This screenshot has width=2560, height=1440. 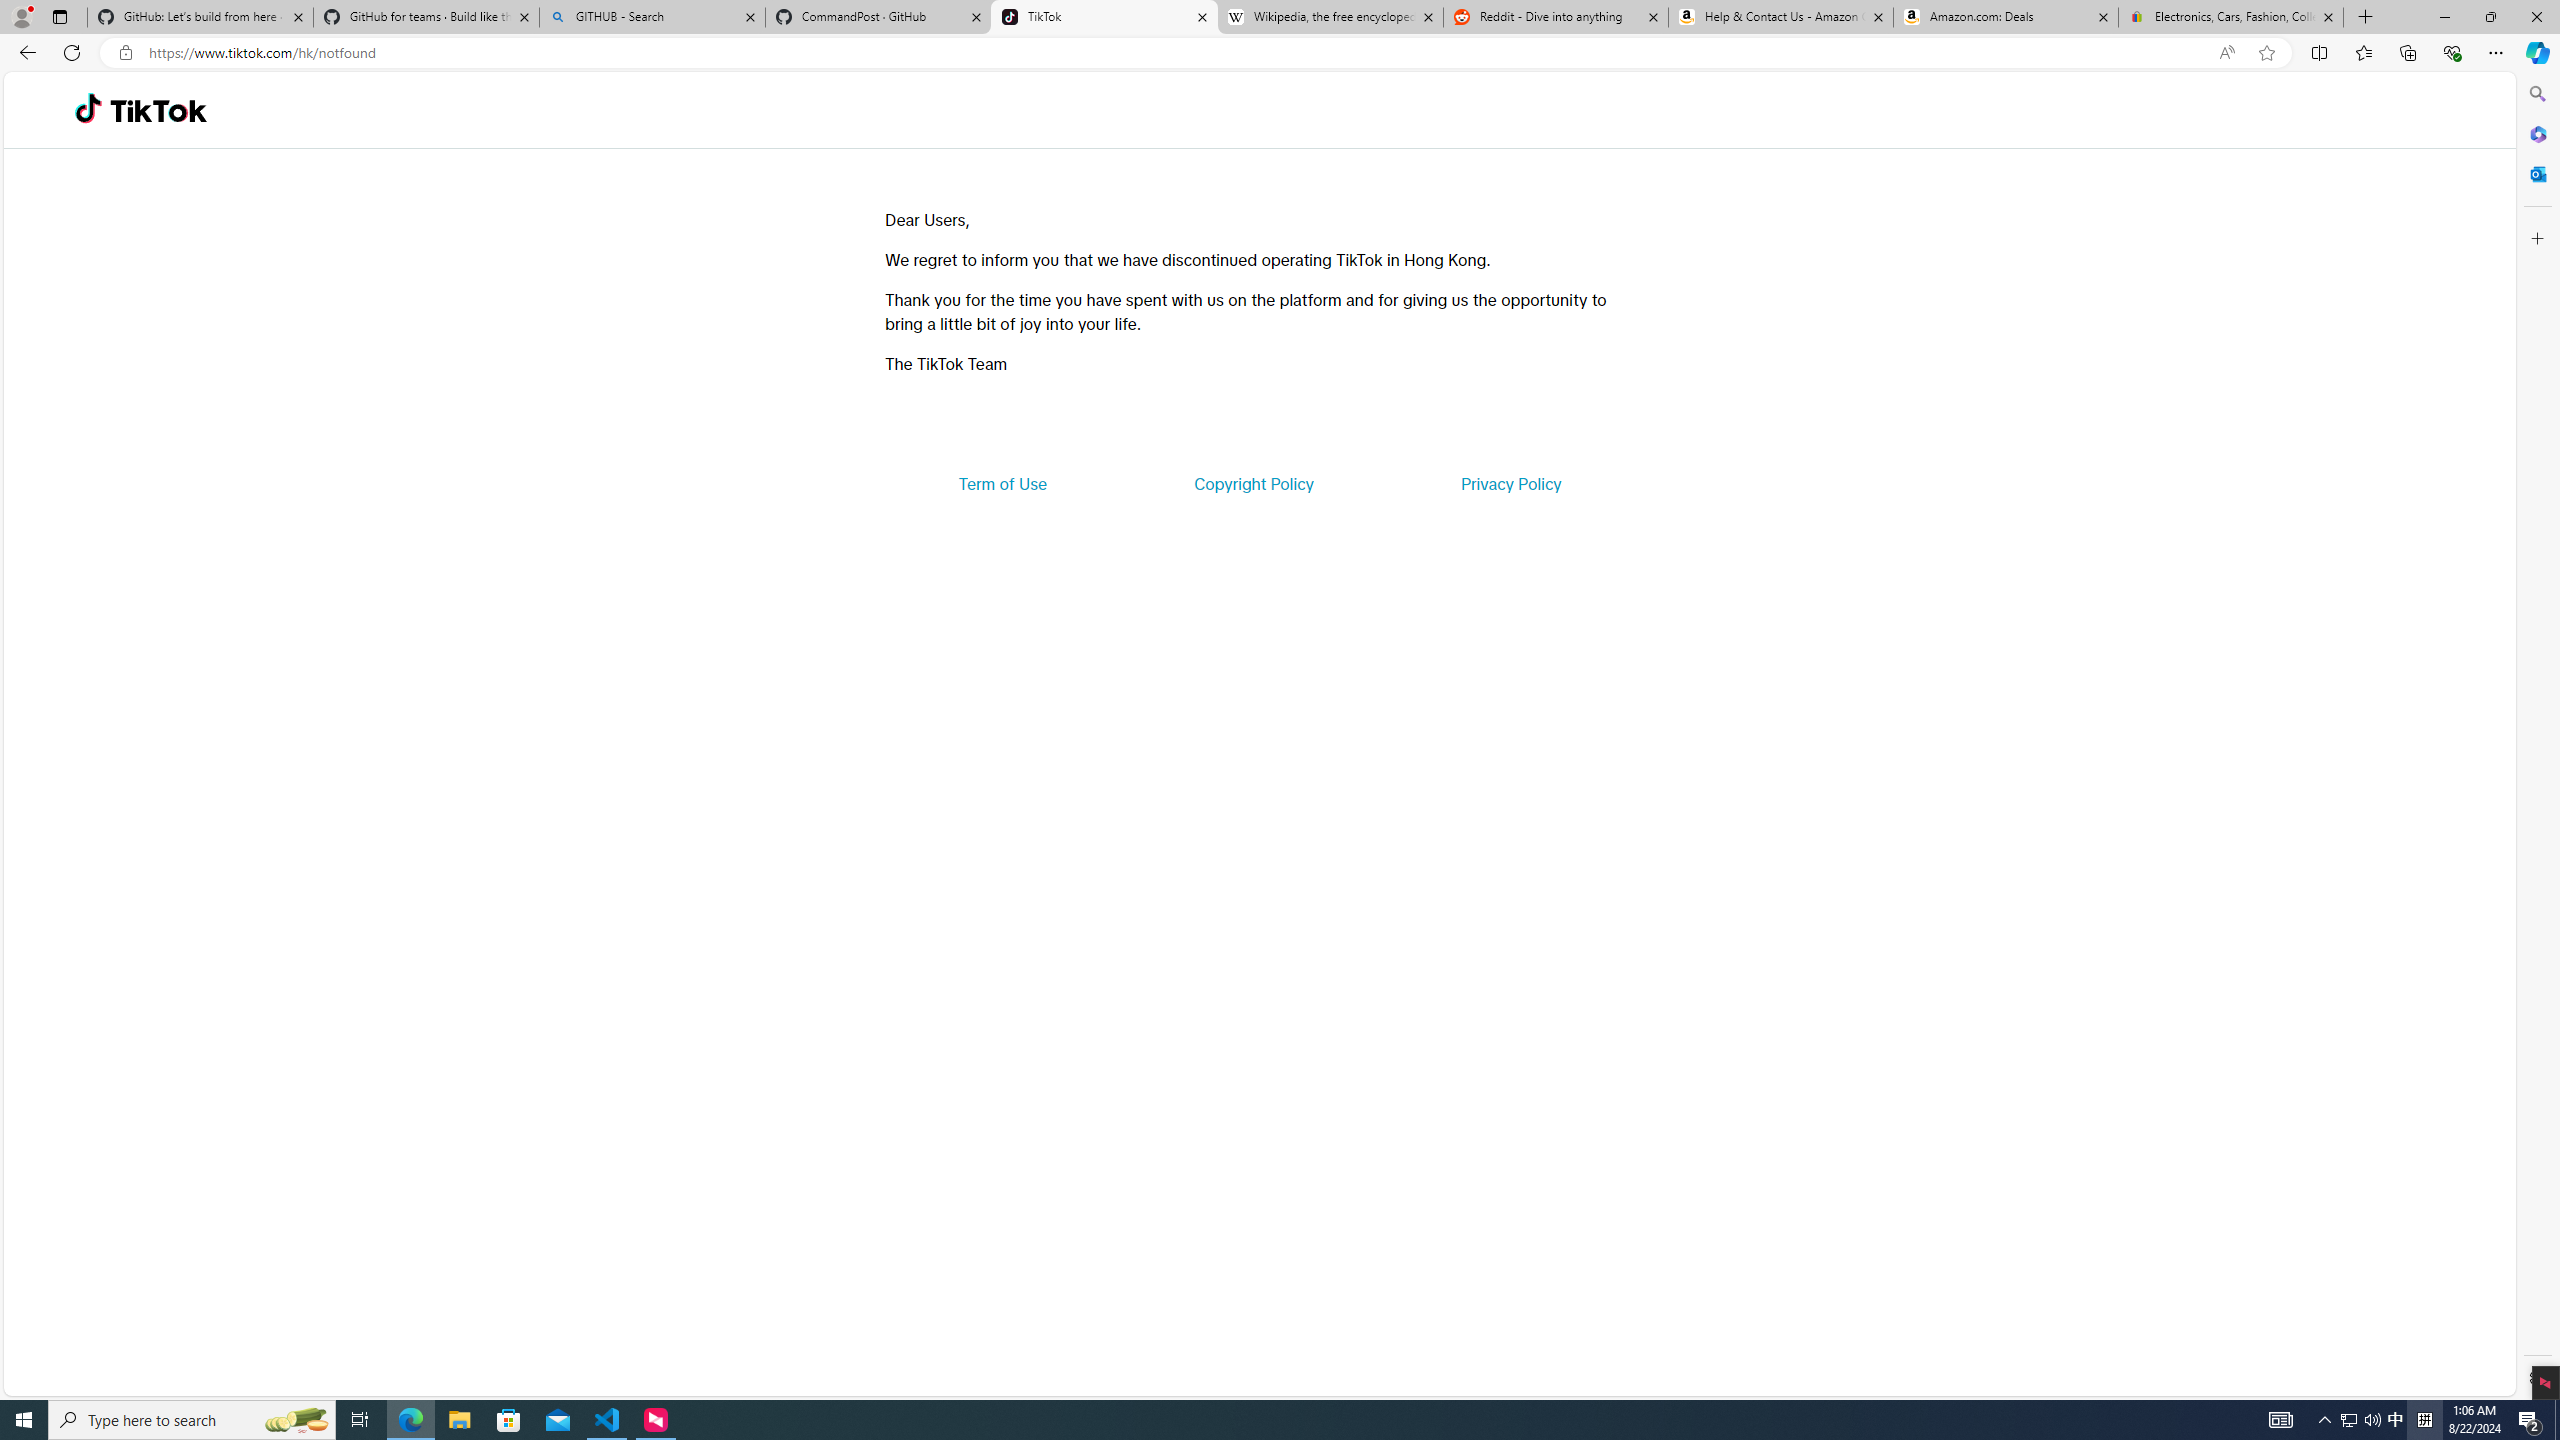 What do you see at coordinates (24, 51) in the screenshot?
I see `'Back'` at bounding box center [24, 51].